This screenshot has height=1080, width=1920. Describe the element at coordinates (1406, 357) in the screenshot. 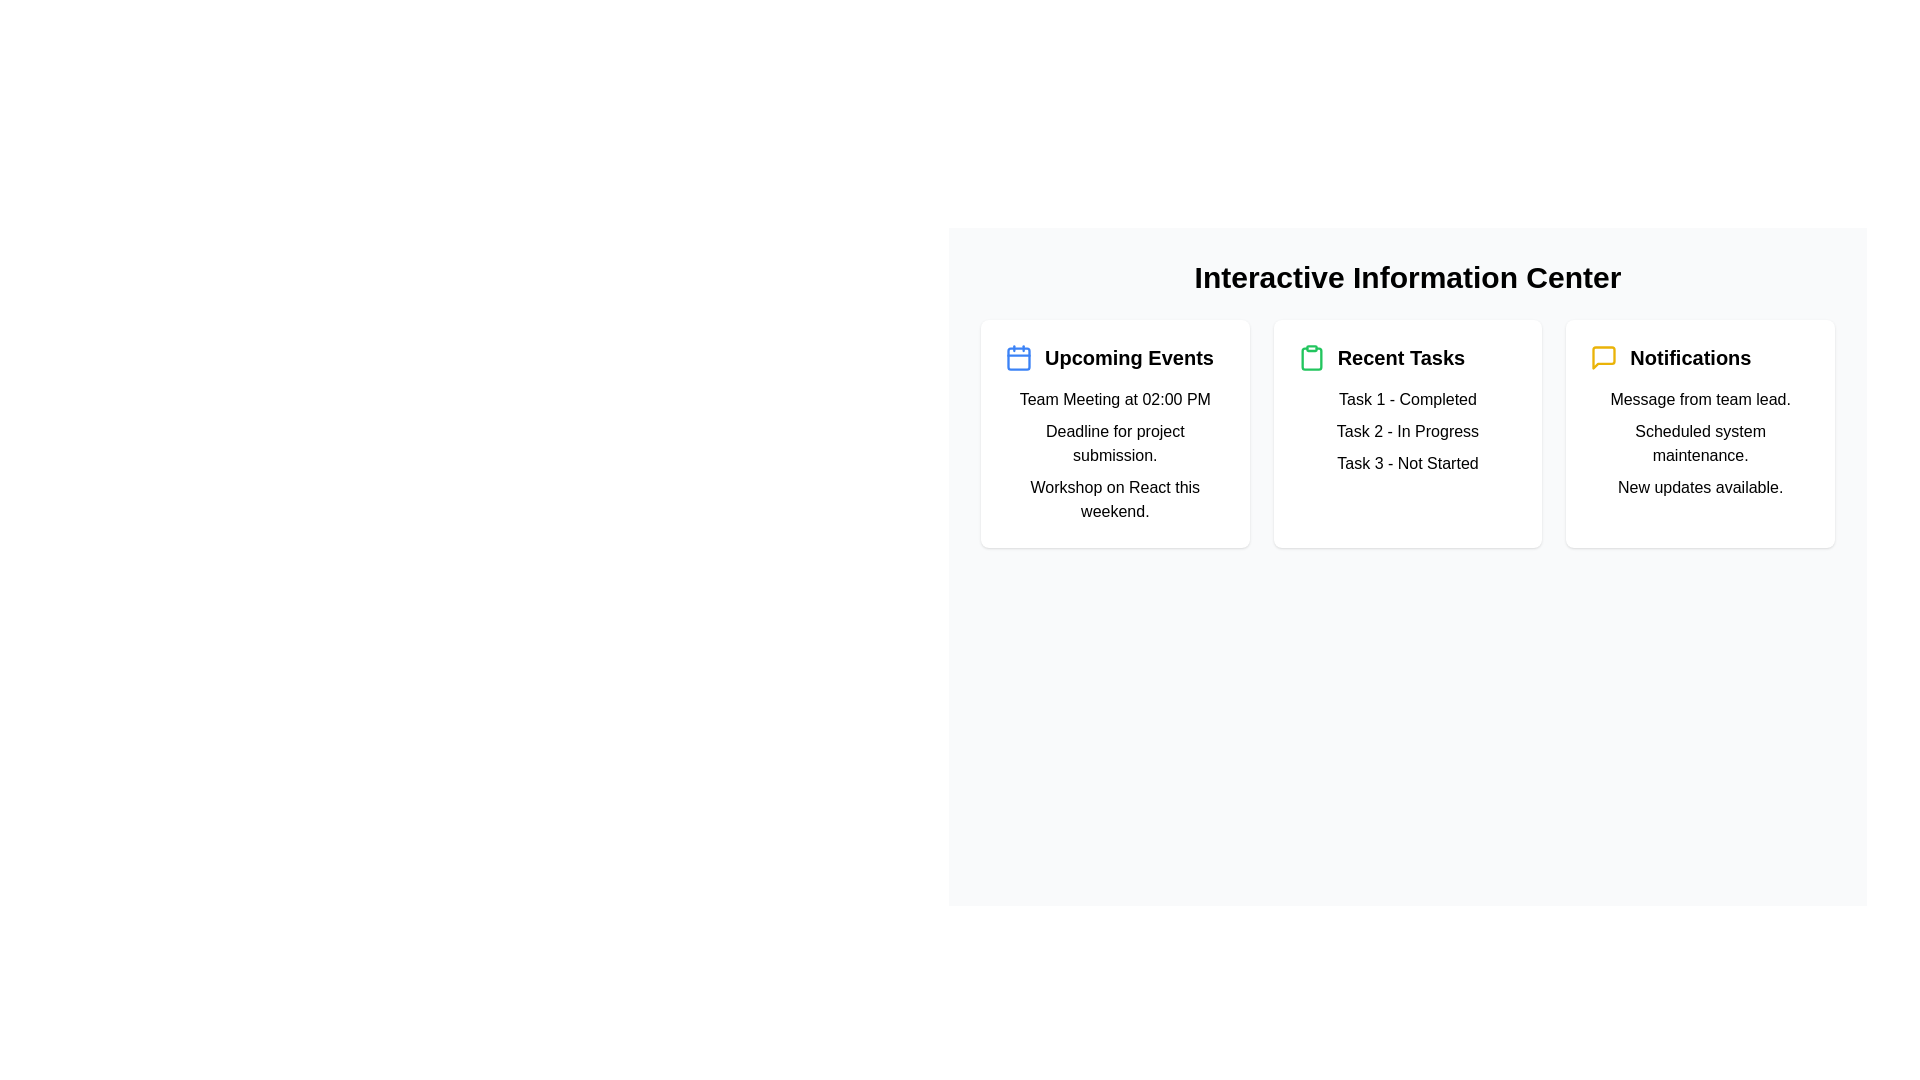

I see `displayed text of the section header labeled 'Recent Tasks', which includes a green clipboard icon to the left of the bold text` at that location.